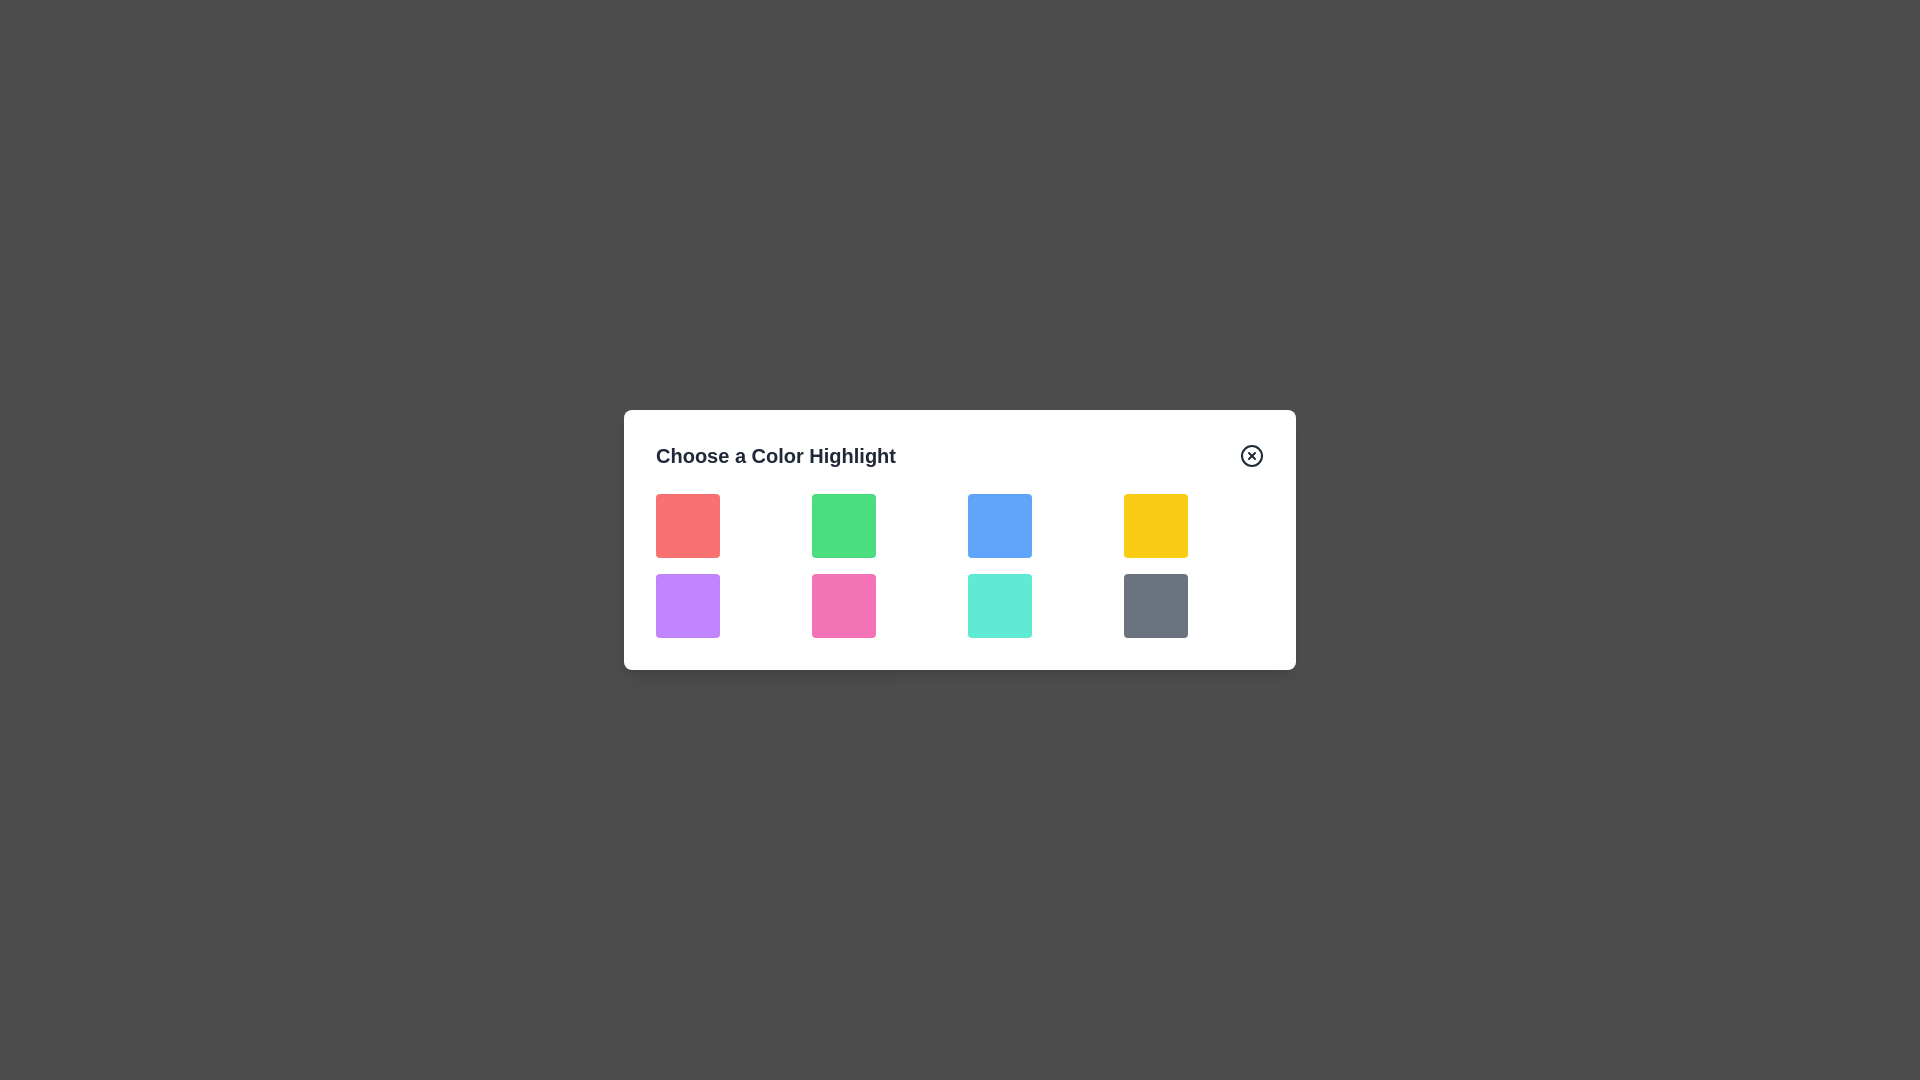 The height and width of the screenshot is (1080, 1920). I want to click on the color block corresponding to red, so click(687, 524).